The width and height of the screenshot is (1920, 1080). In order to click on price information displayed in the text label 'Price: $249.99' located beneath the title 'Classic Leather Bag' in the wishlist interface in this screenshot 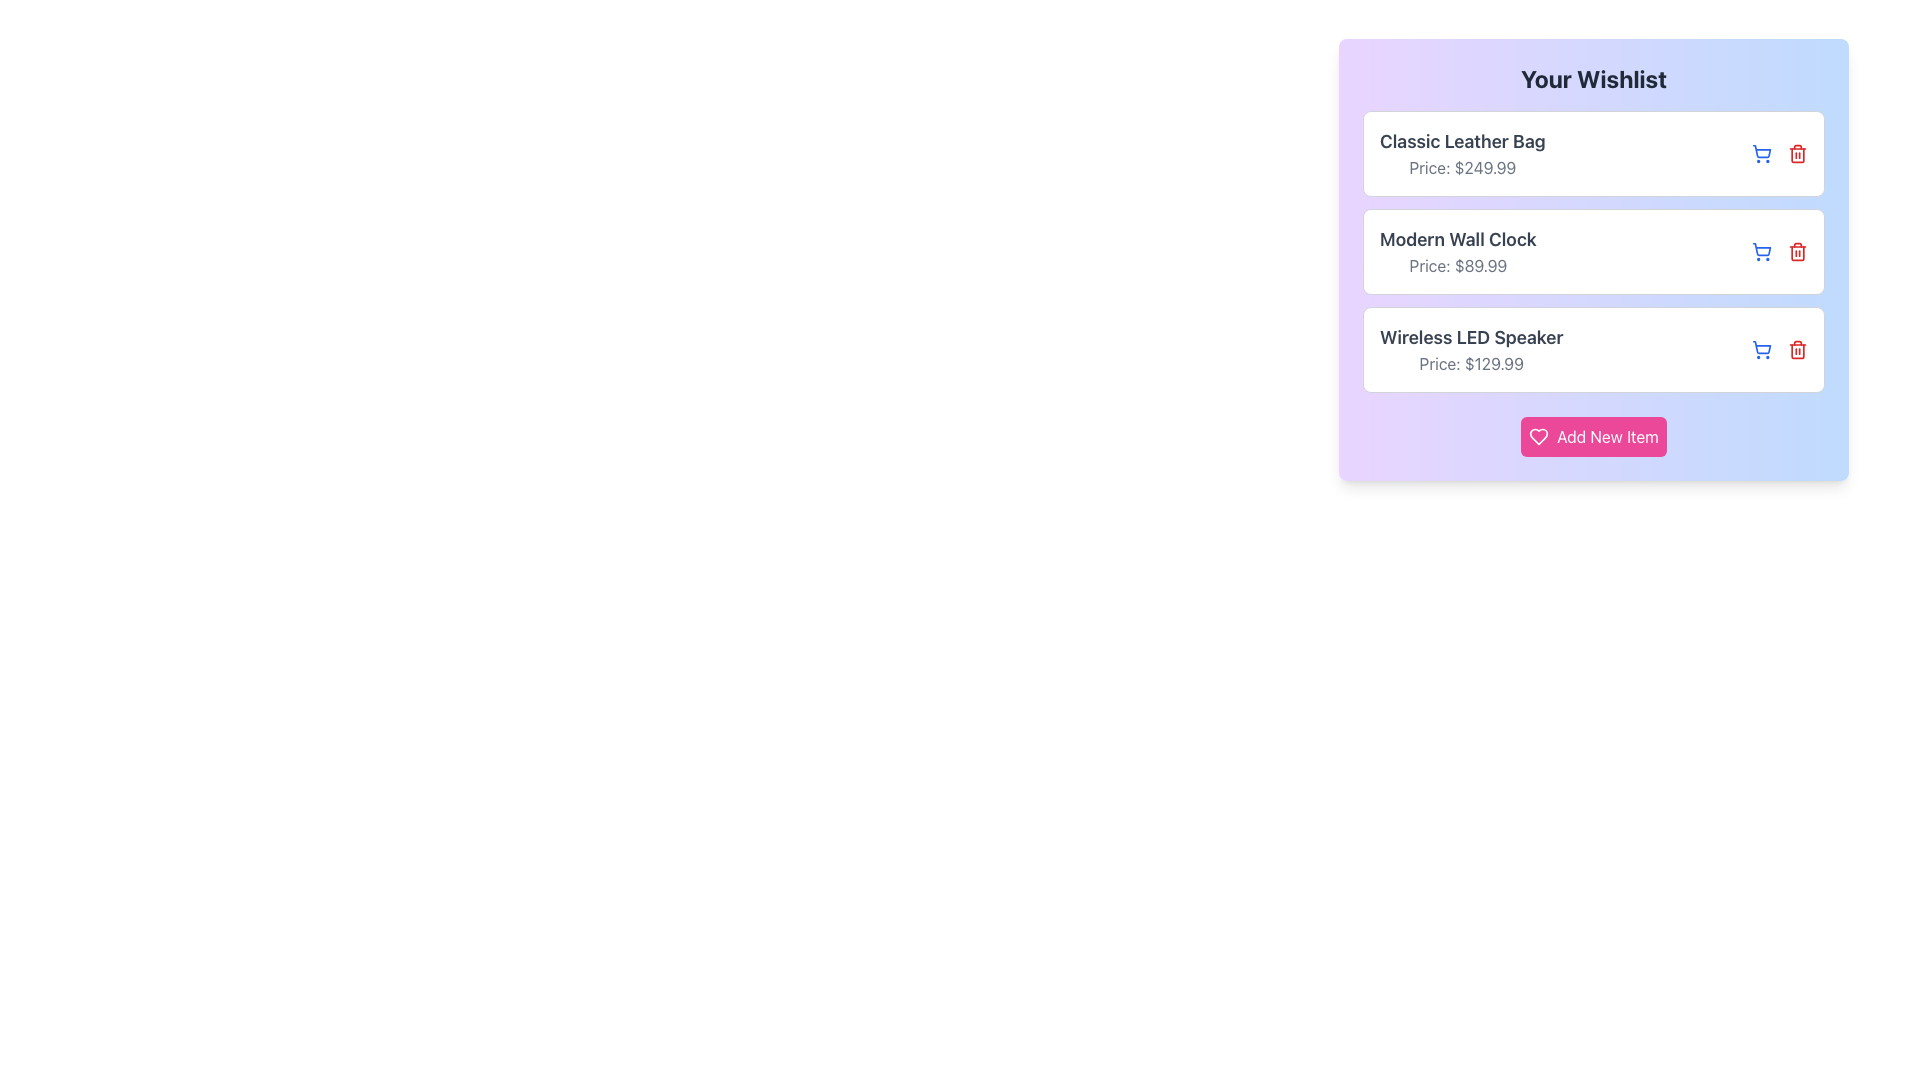, I will do `click(1462, 167)`.